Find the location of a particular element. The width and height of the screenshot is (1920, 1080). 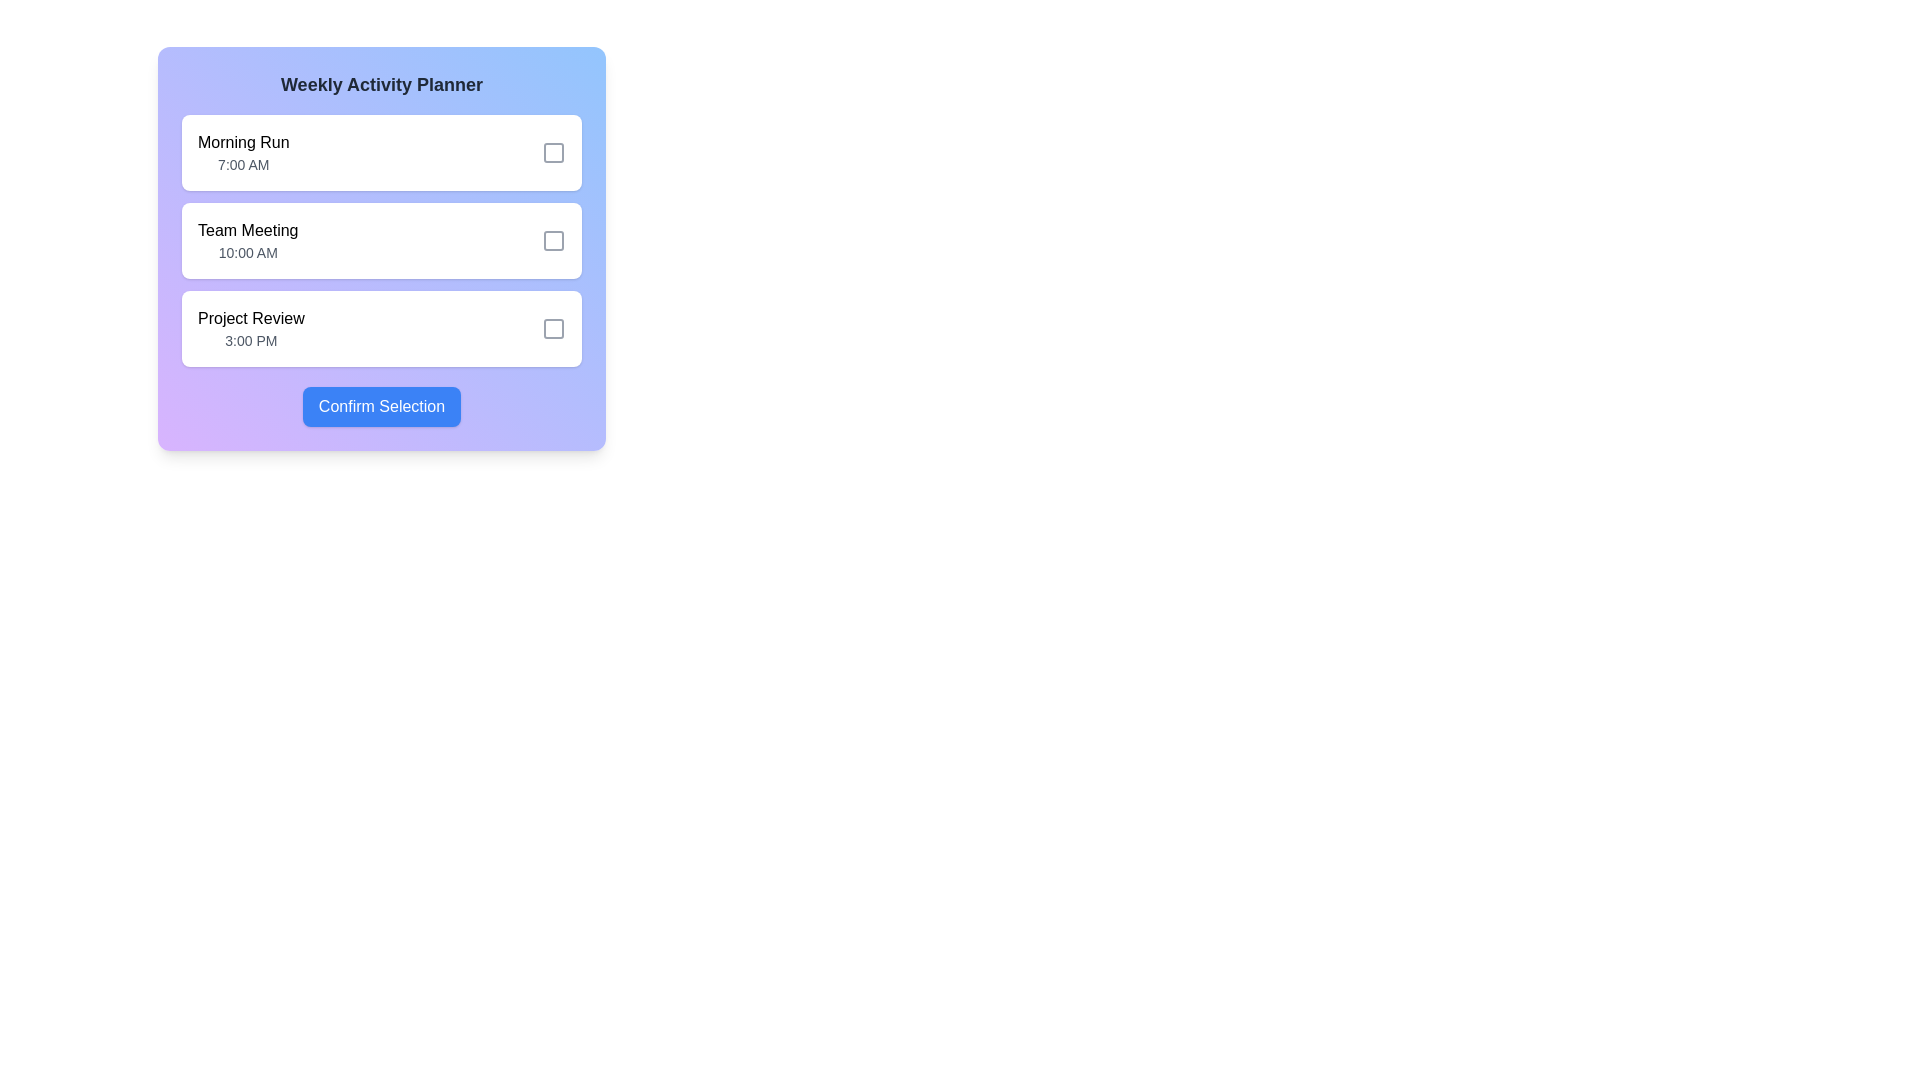

the checkbox located on the right side of the 'Team Meeting' row in the 'Weekly Activity Planner' interface is located at coordinates (553, 239).